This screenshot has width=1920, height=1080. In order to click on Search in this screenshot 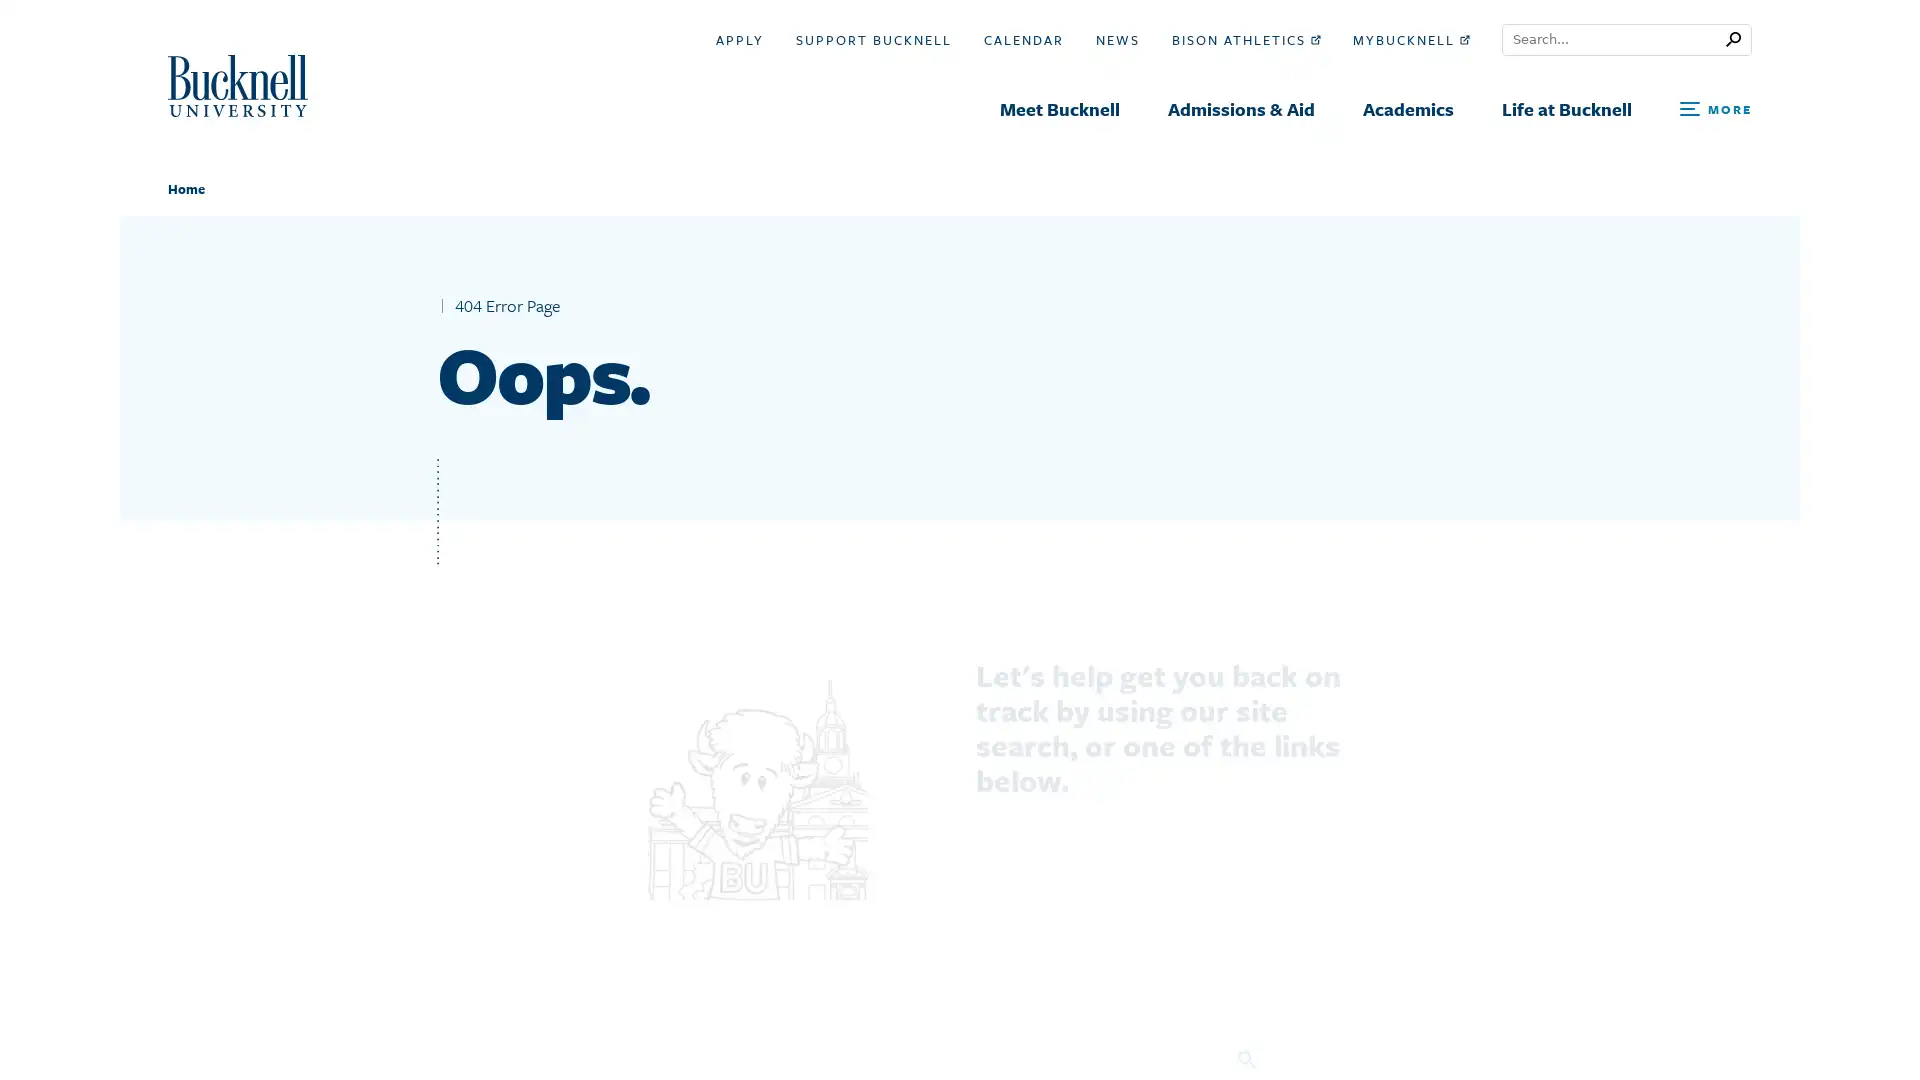, I will do `click(1246, 1051)`.